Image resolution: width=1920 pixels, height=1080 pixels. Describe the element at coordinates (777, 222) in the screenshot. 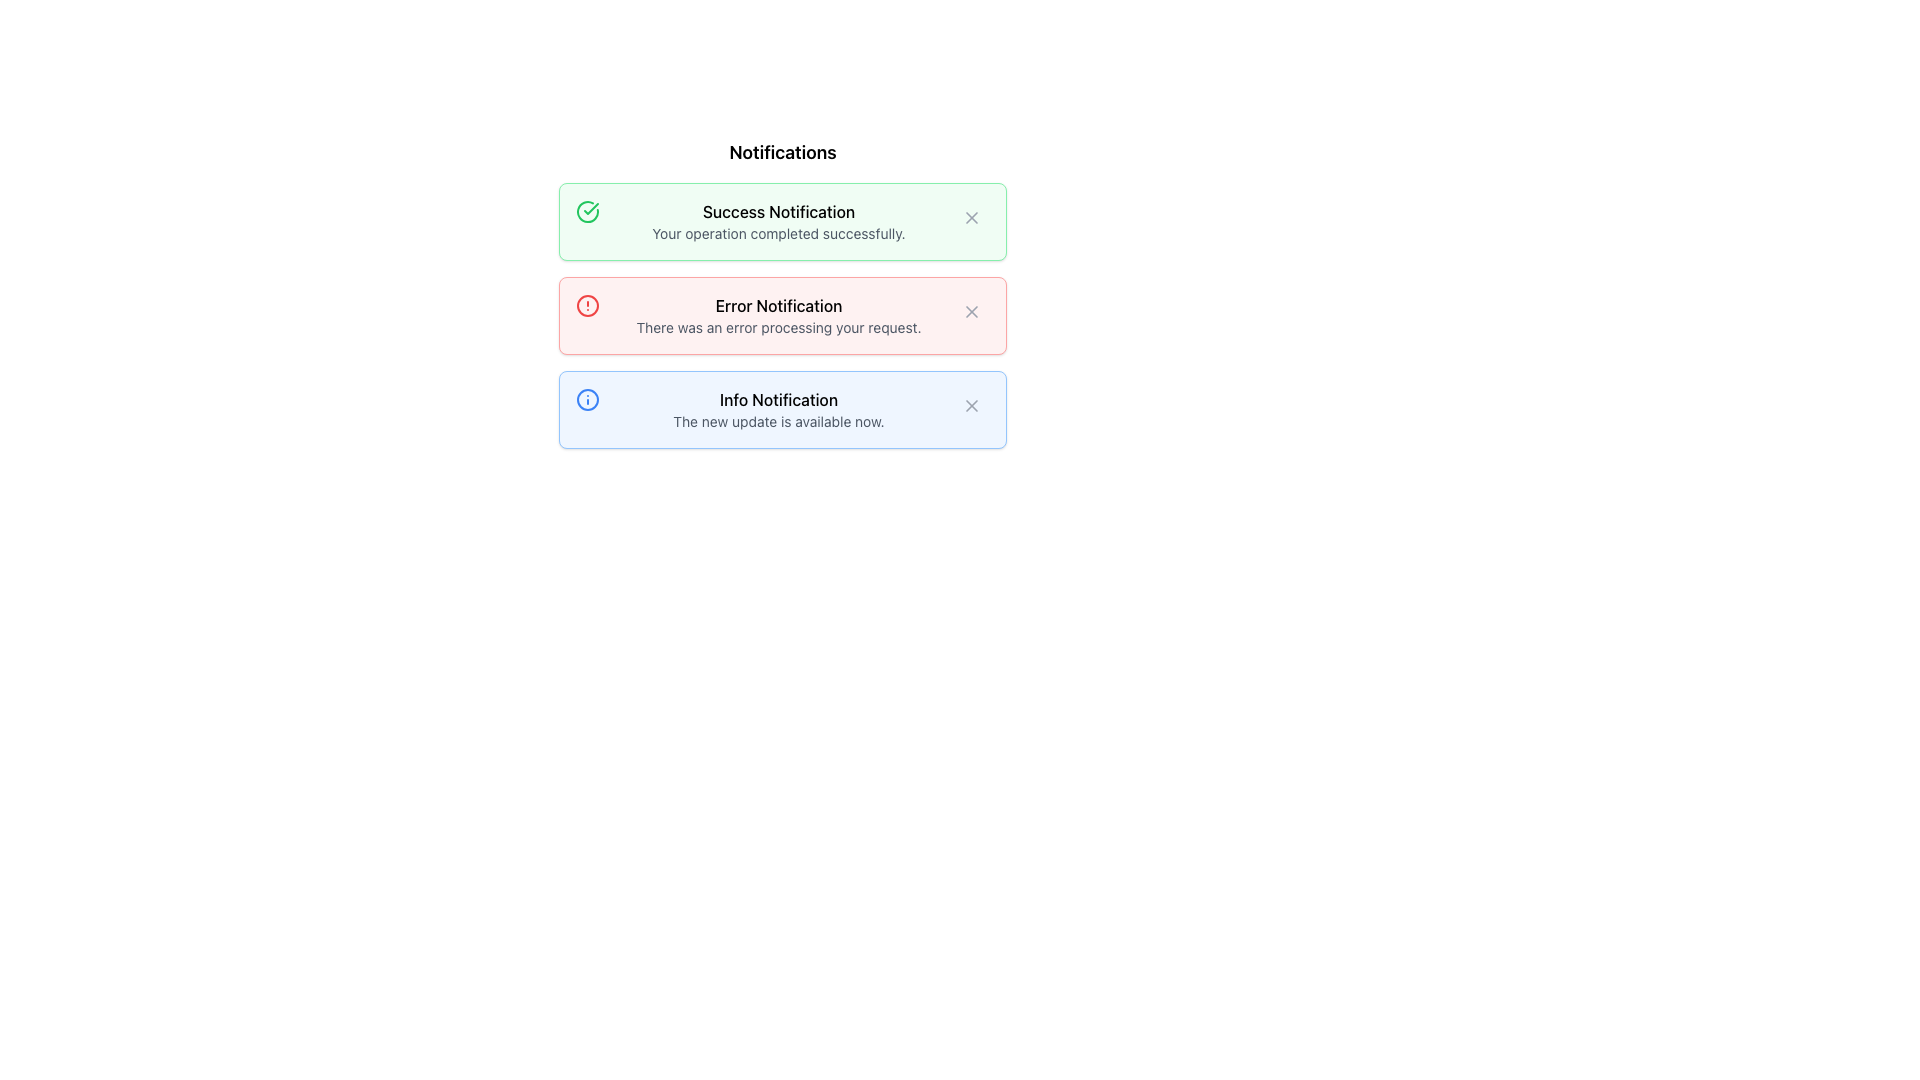

I see `the success message by reading the text in the Notification Content Block located below the 'Notifications' header and above the error and info notification cards` at that location.